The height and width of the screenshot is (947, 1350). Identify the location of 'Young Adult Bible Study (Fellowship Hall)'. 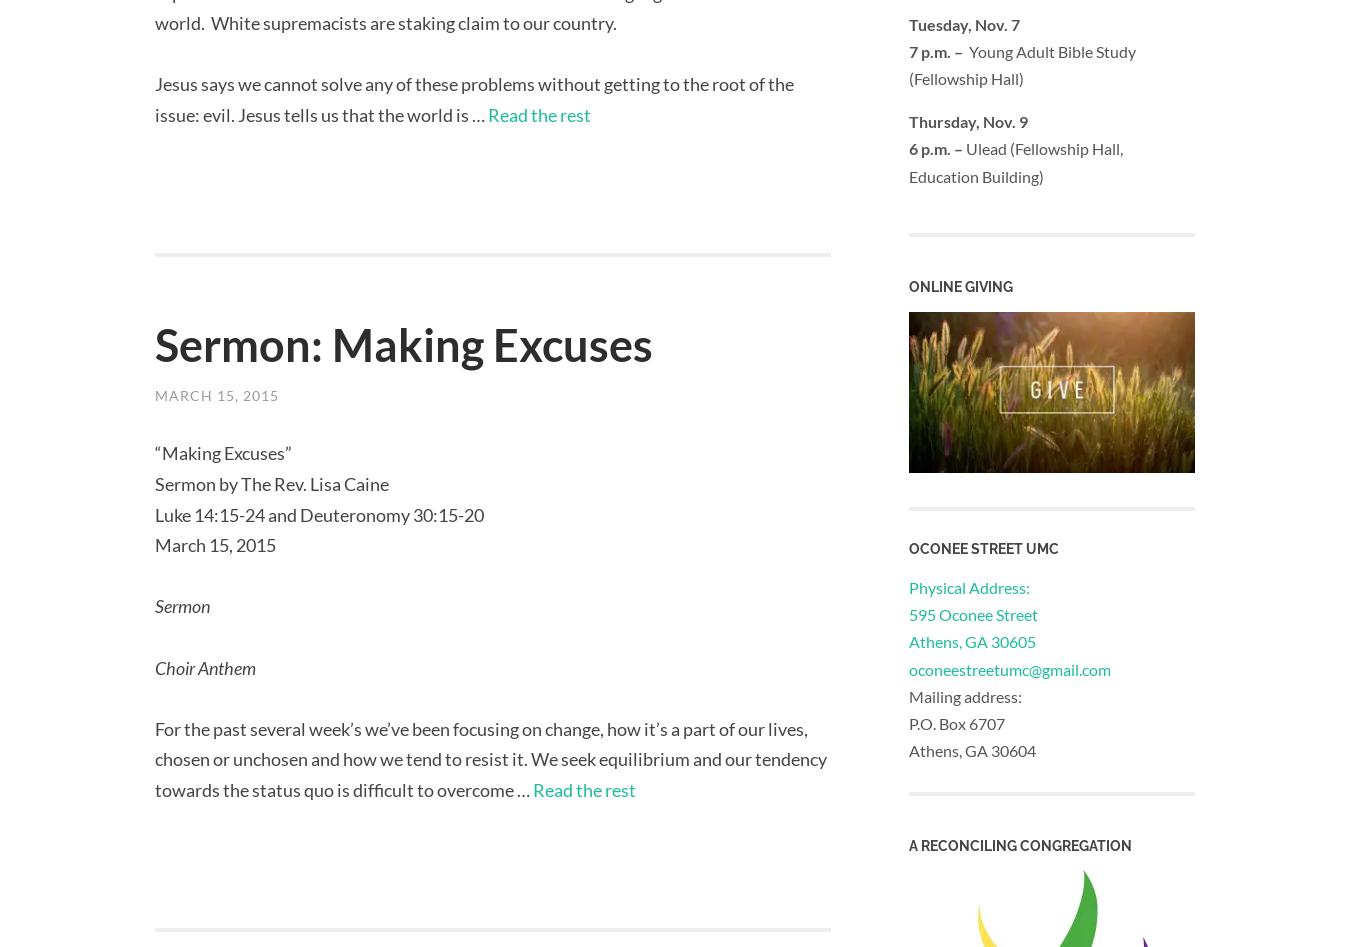
(1022, 64).